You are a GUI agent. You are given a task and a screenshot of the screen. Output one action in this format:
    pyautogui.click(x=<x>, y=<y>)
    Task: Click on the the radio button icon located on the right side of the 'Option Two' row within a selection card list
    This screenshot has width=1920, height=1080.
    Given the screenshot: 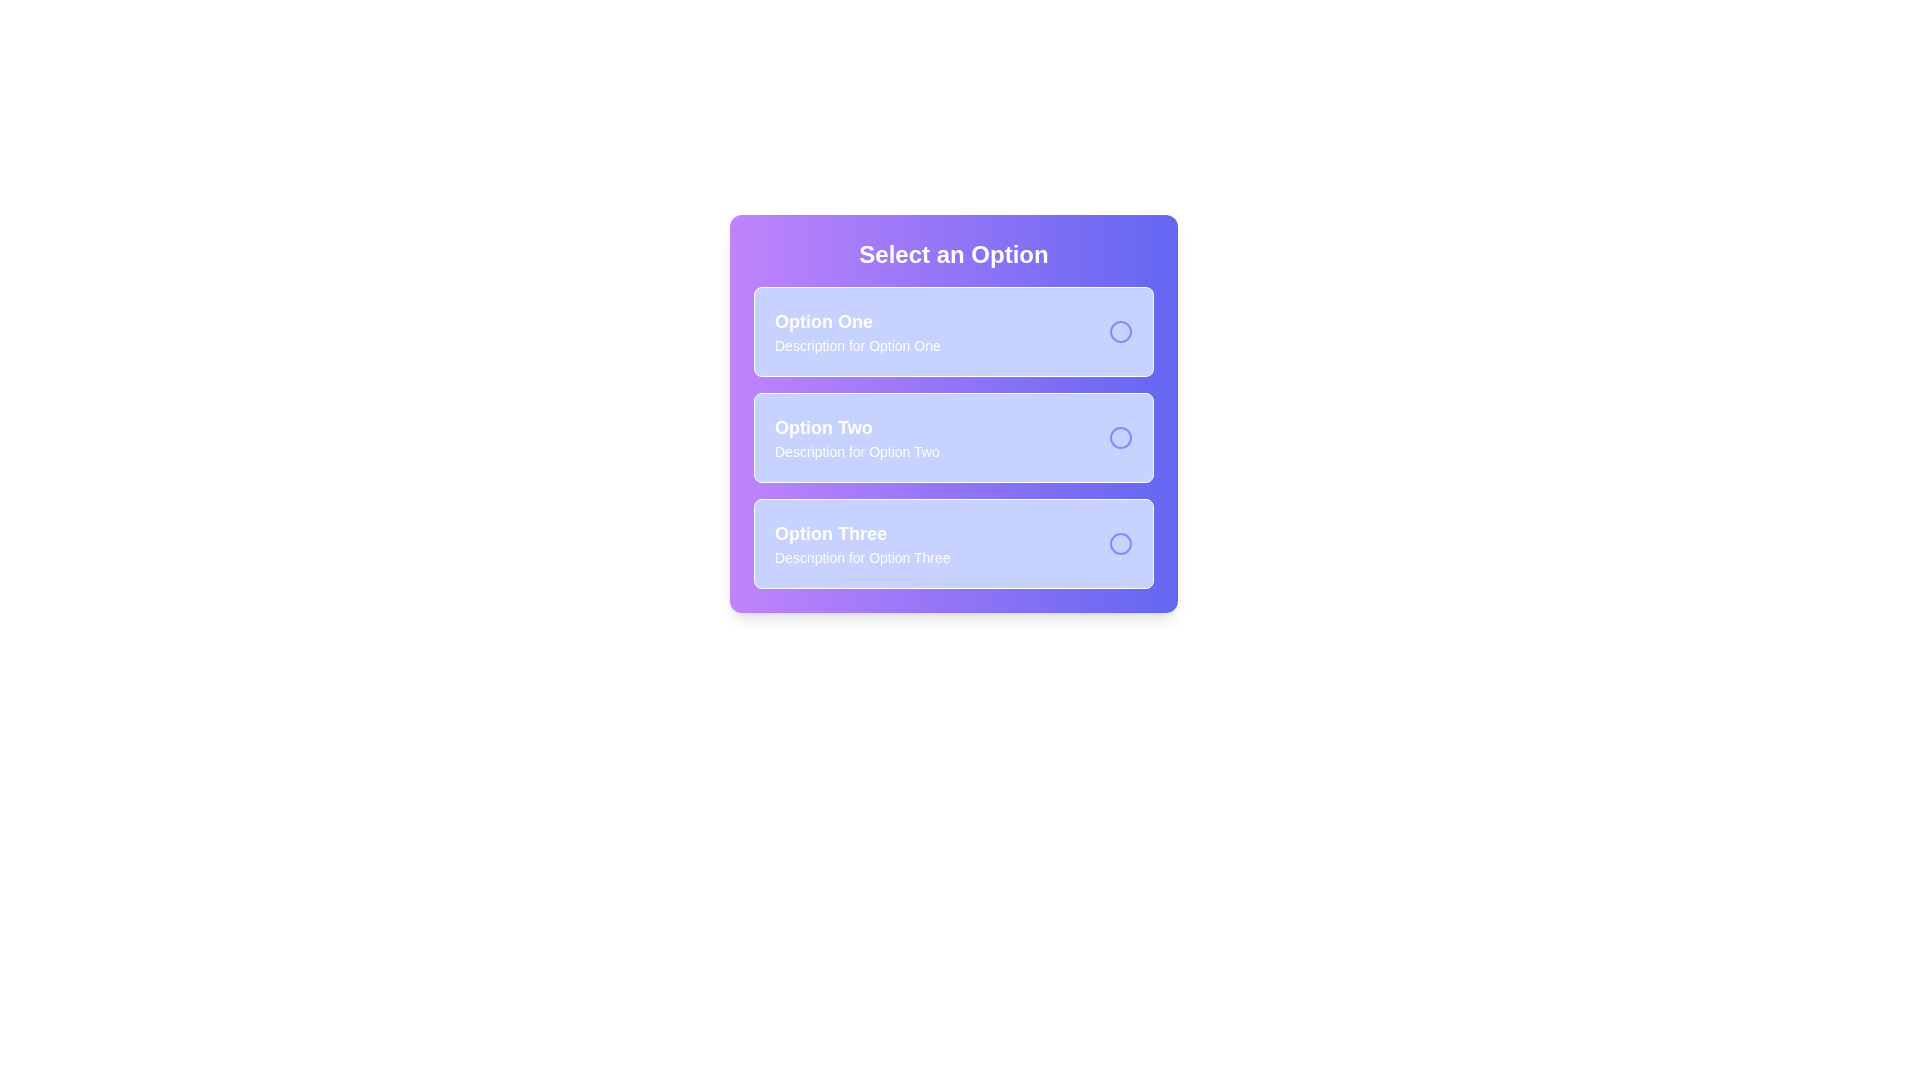 What is the action you would take?
    pyautogui.click(x=1121, y=437)
    